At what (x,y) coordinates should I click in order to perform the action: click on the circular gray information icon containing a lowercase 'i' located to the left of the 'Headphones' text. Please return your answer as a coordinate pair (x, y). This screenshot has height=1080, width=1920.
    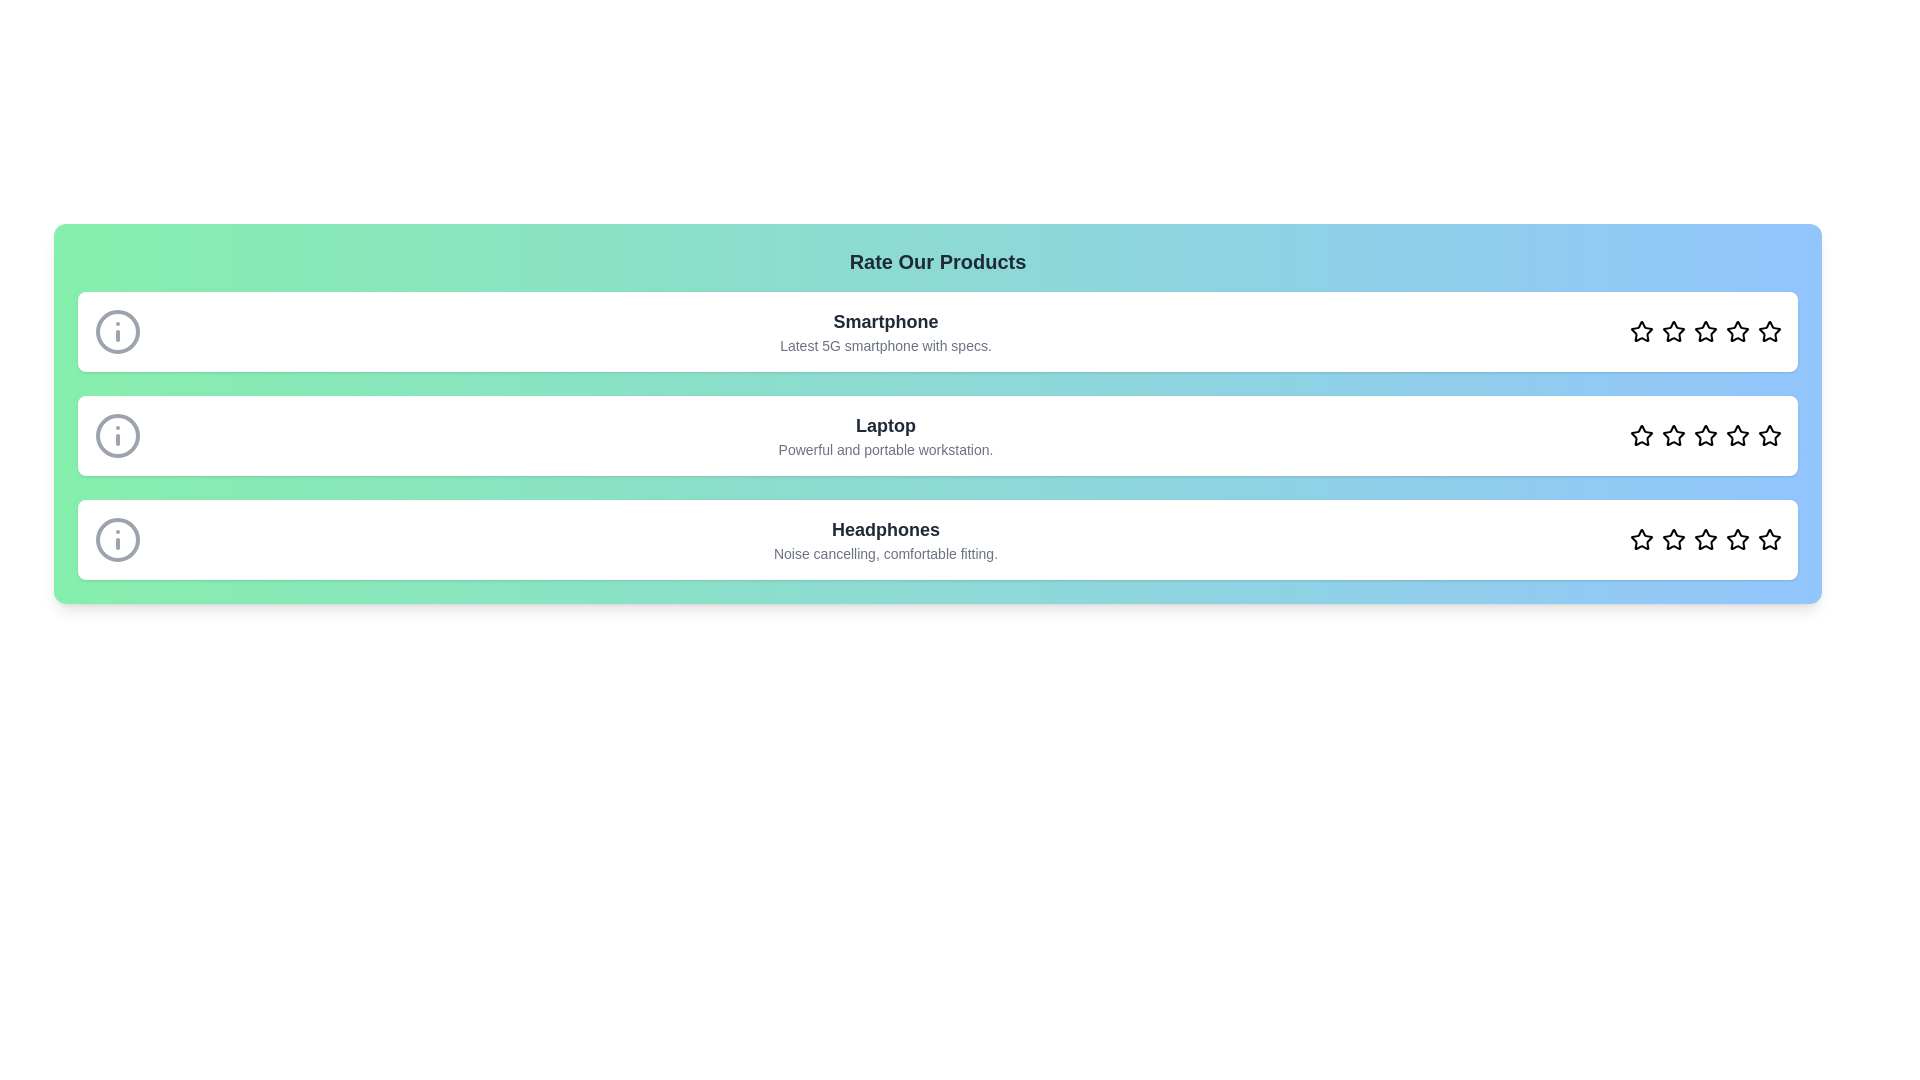
    Looking at the image, I should click on (117, 540).